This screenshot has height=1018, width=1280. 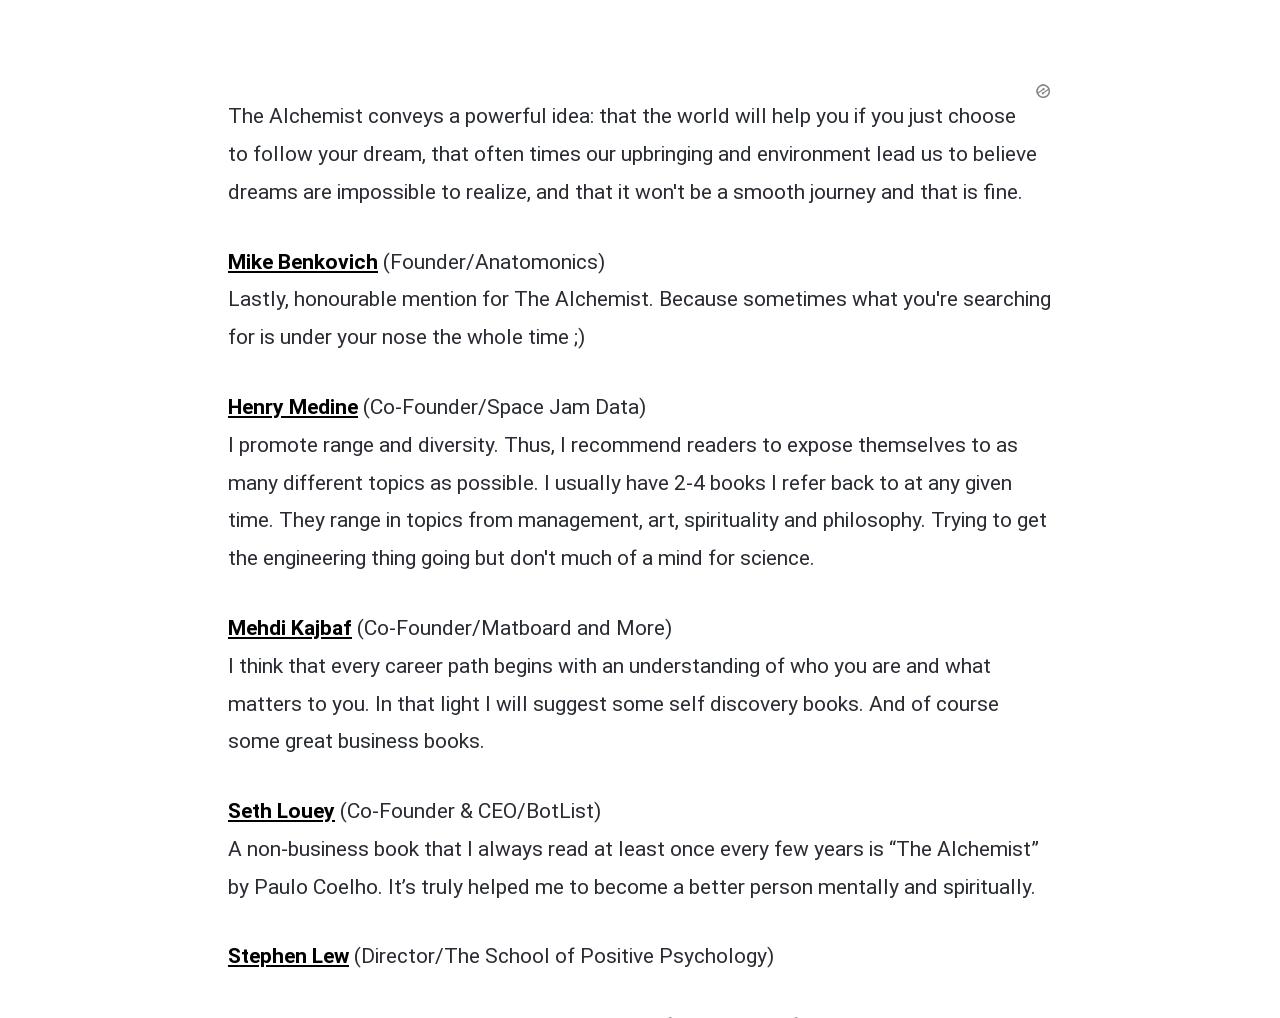 What do you see at coordinates (560, 539) in the screenshot?
I see `'(Director/The School of Positive Psychology)'` at bounding box center [560, 539].